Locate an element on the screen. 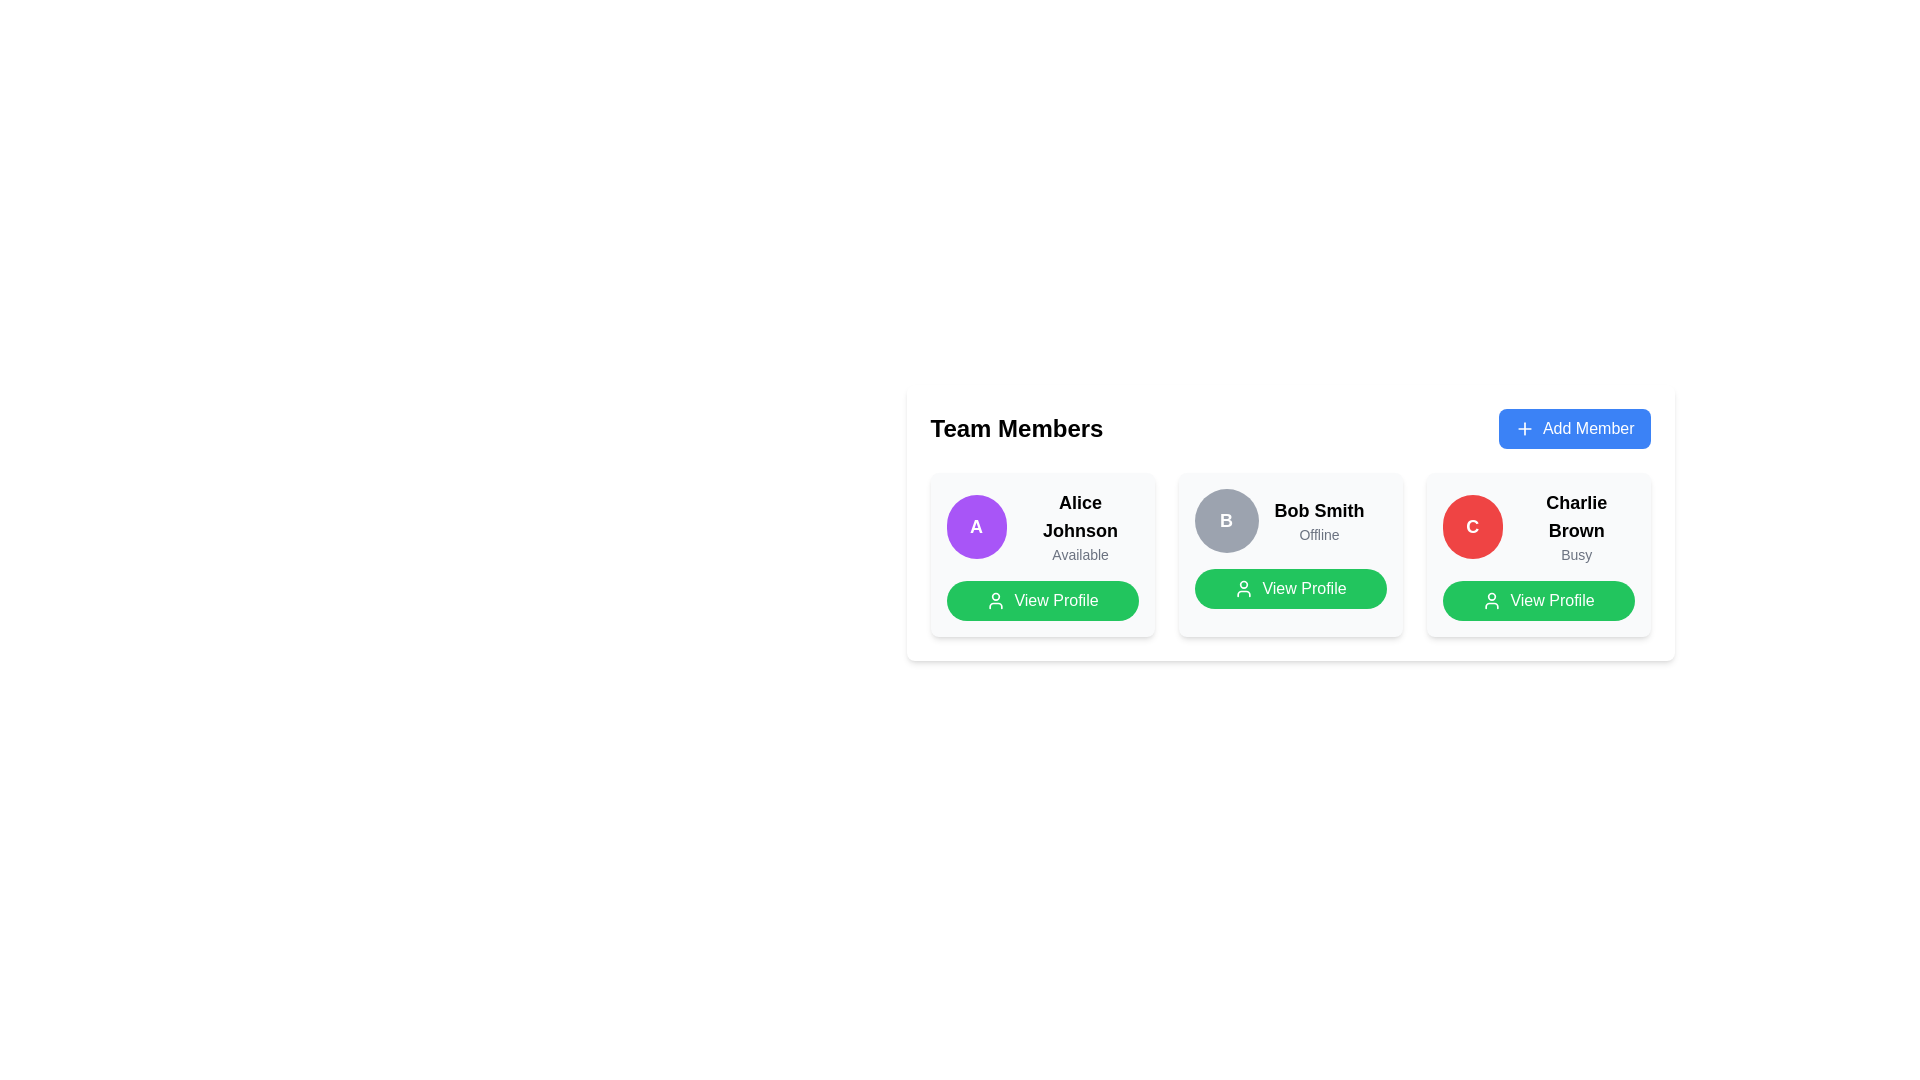  the profile icon located within the 'View Profile' button for Charlie Brown, which is positioned in the rightmost column of the layout, to enhance semantic clarity is located at coordinates (1492, 600).